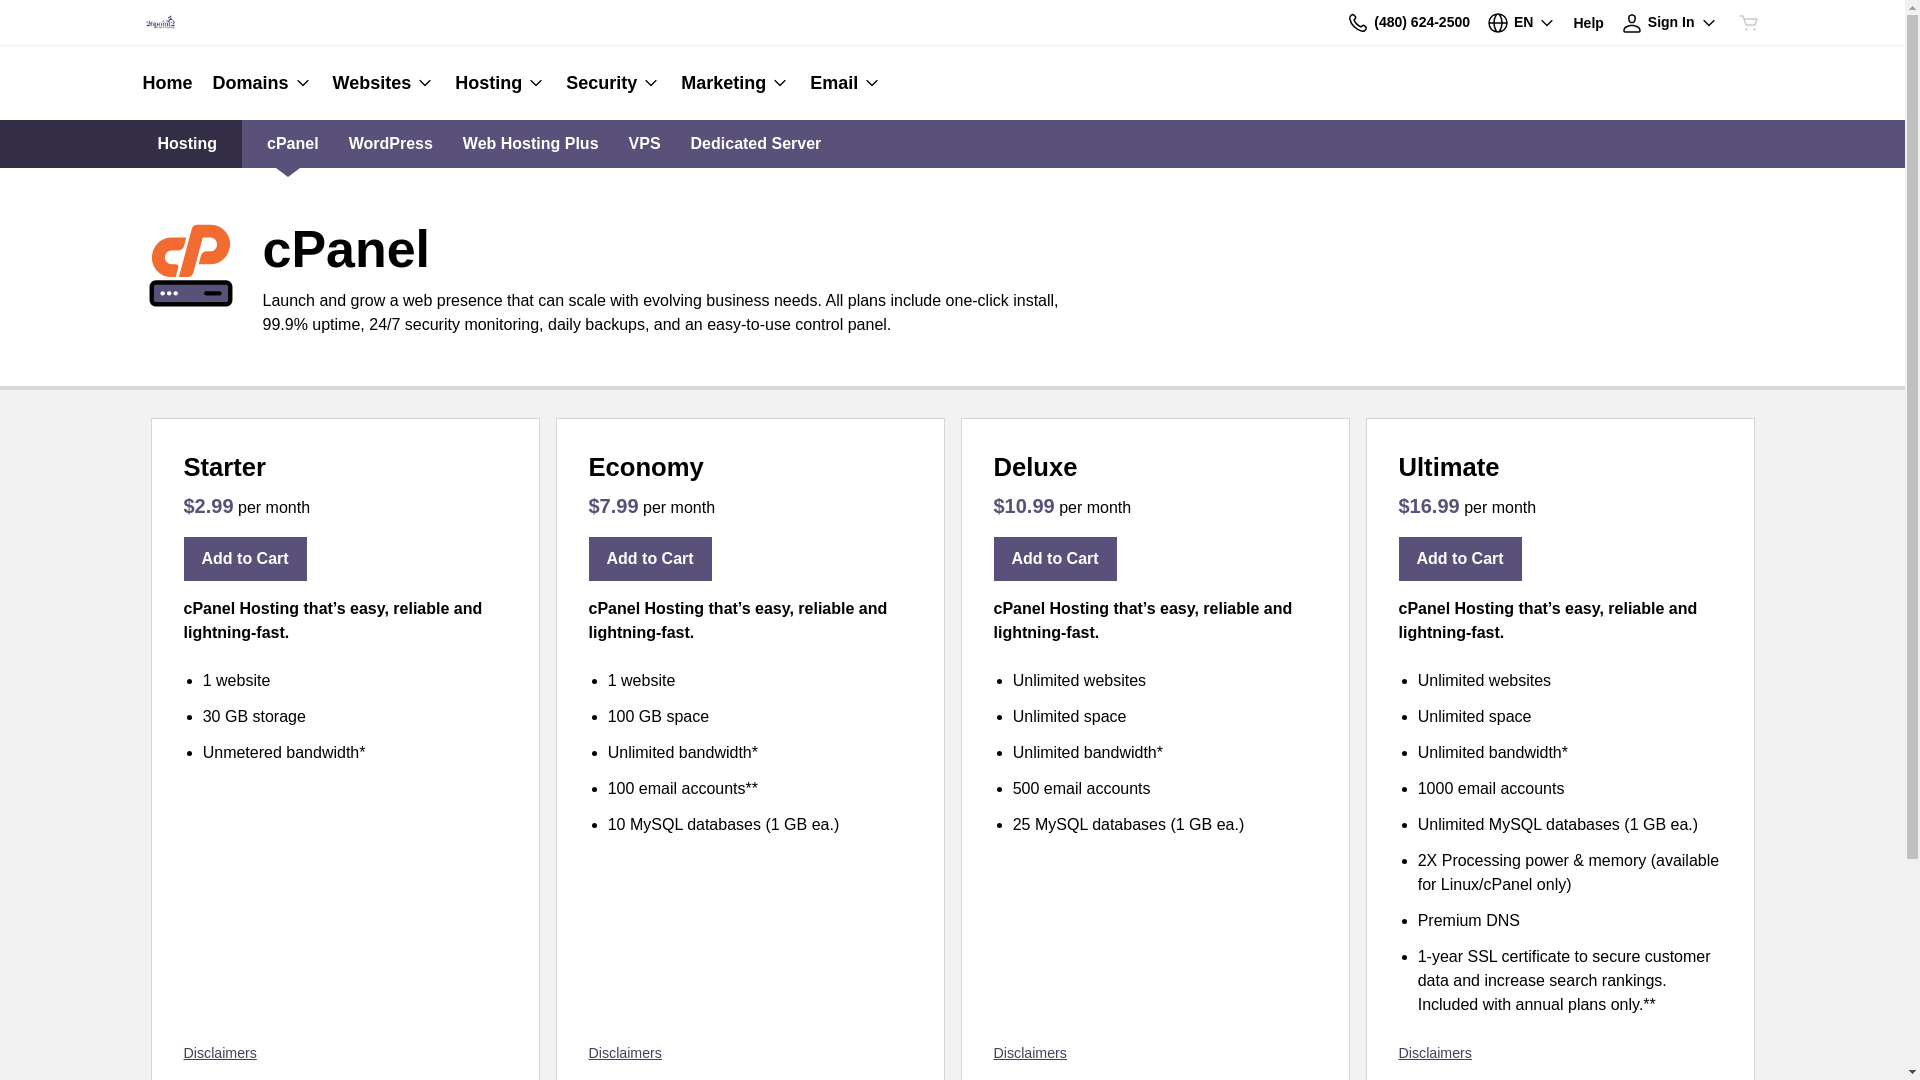 The height and width of the screenshot is (1080, 1920). Describe the element at coordinates (461, 142) in the screenshot. I see `'Web Hosting Plus'` at that location.